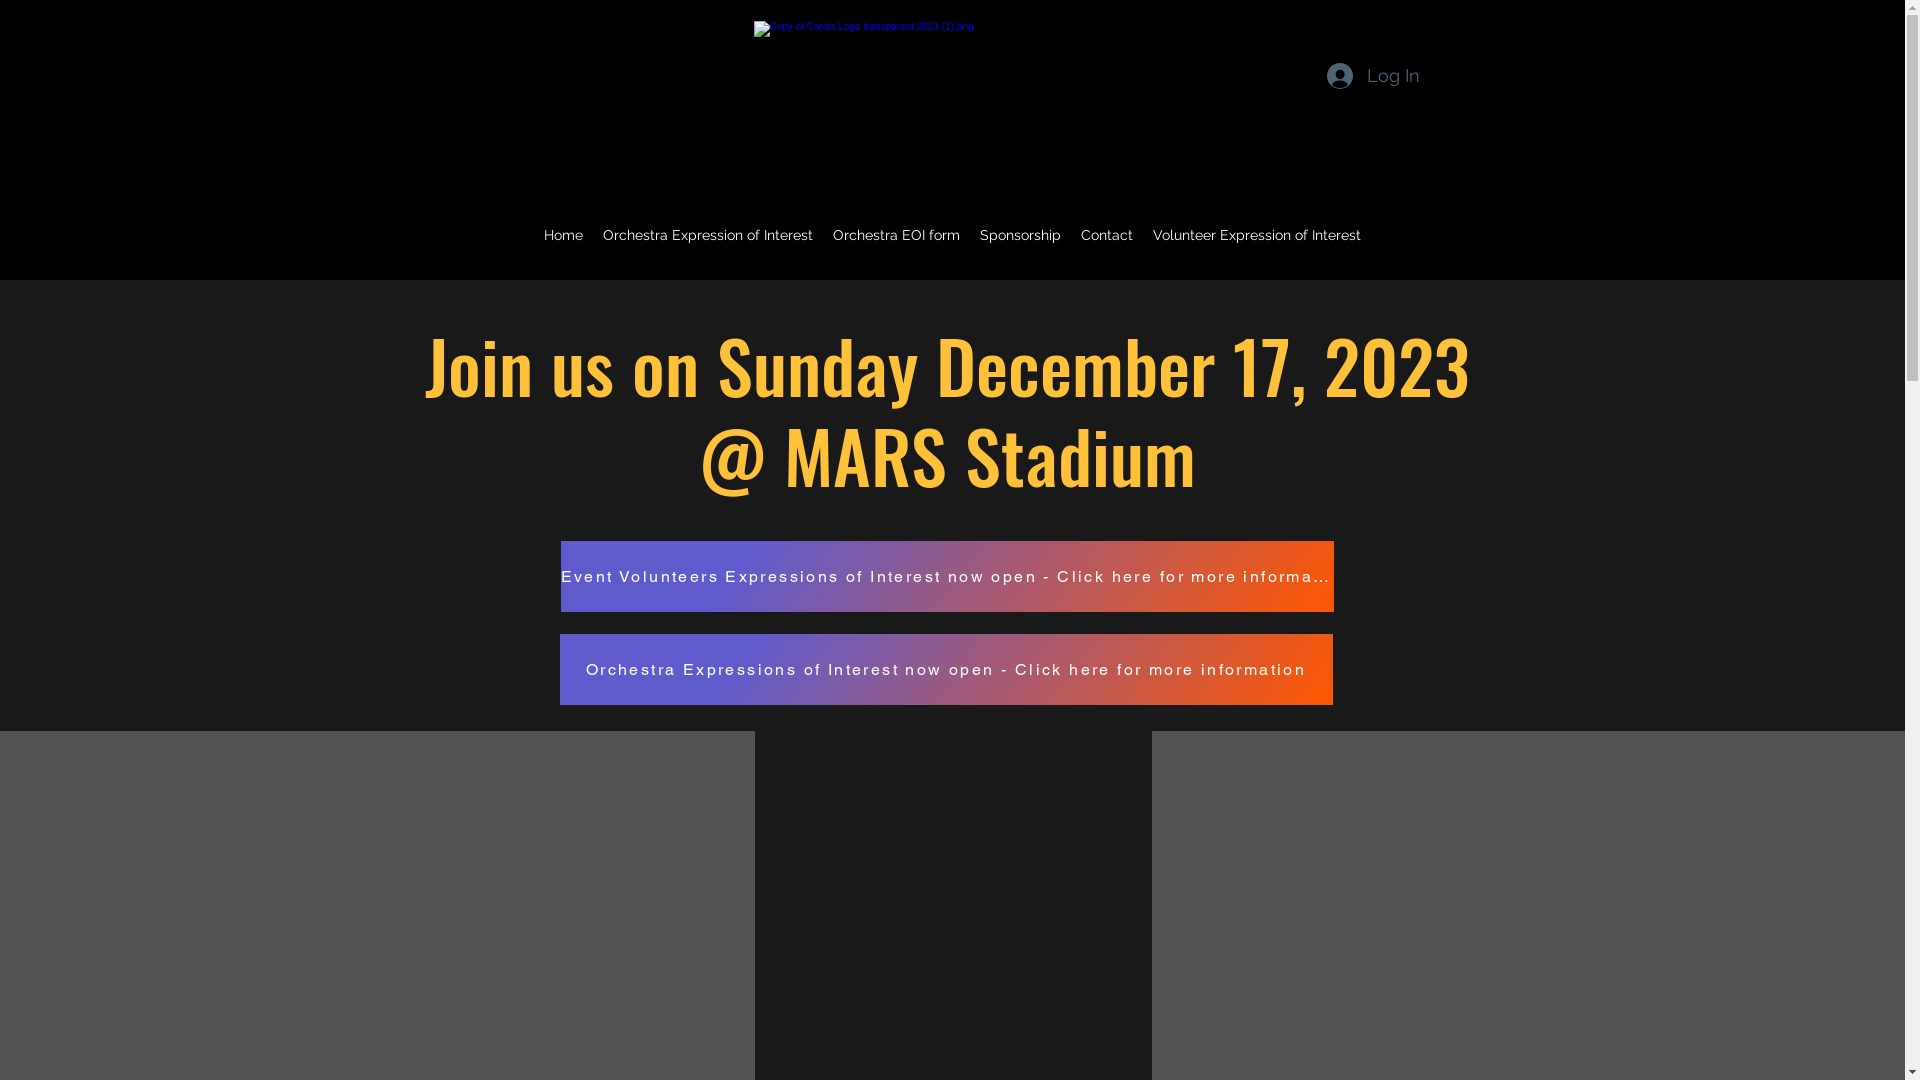 This screenshot has width=1920, height=1080. Describe the element at coordinates (1106, 234) in the screenshot. I see `'Contact'` at that location.